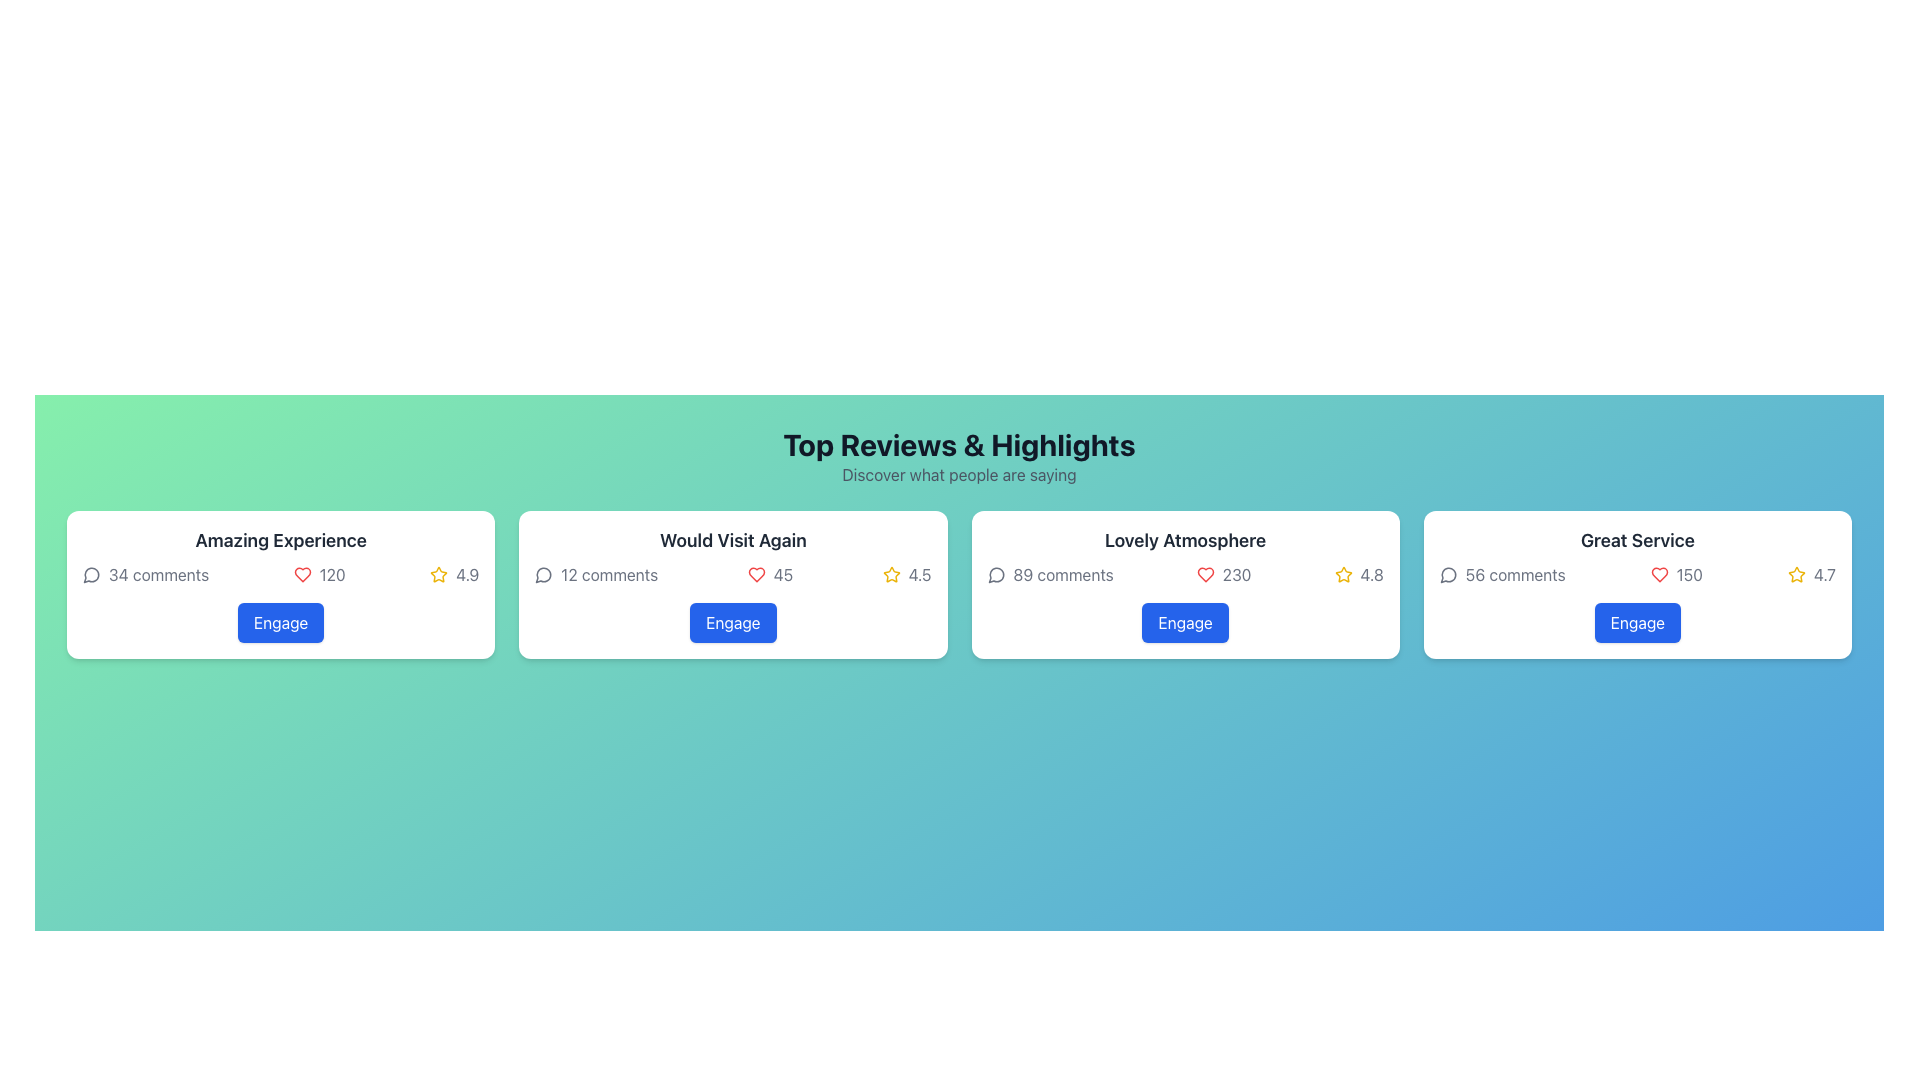  I want to click on the visual representation of likes by interacting with the Like counter displaying '45' likes, which is located in the second card beneath the 'Would Visit Again' heading, so click(769, 574).